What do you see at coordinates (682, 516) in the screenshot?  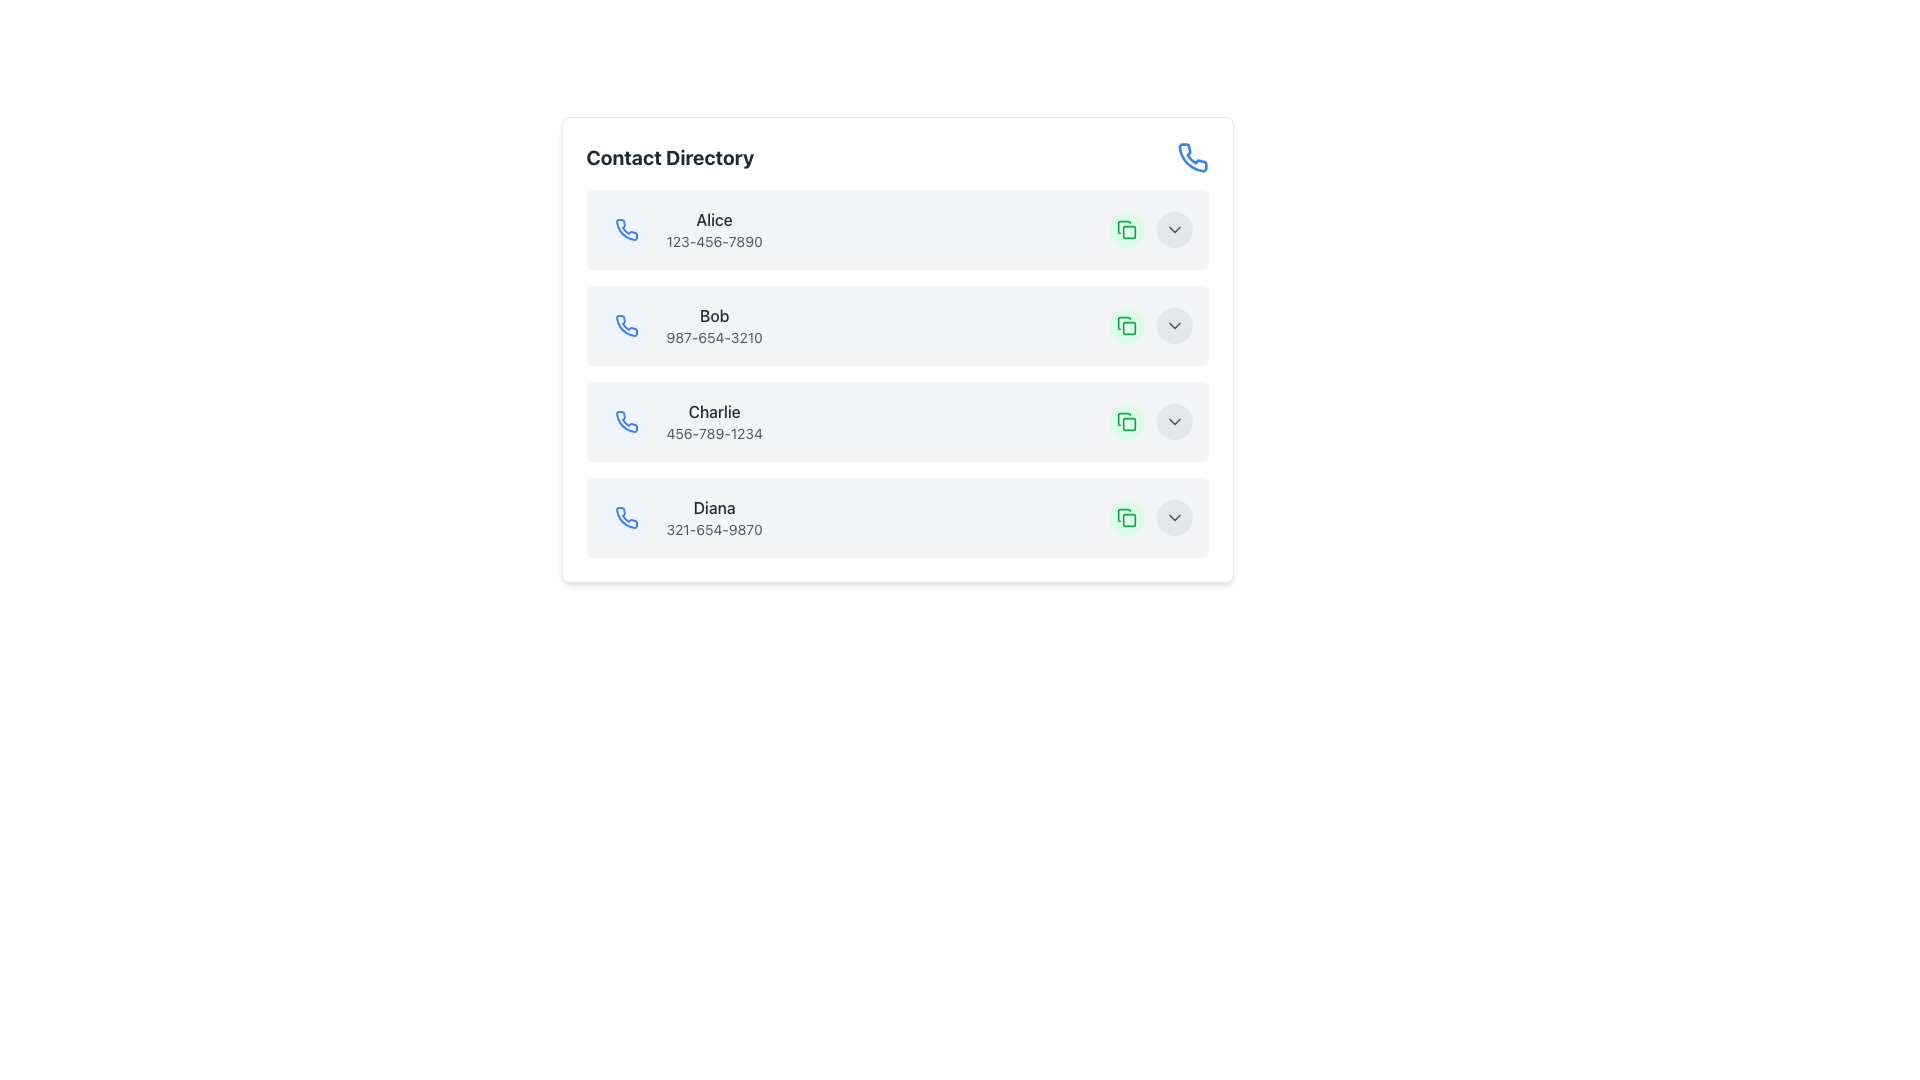 I see `the Contact Information Row for 'Diana', which includes a phone icon and the phone number '321-654-9870', positioned as the fourth entry in the contact directory interface` at bounding box center [682, 516].